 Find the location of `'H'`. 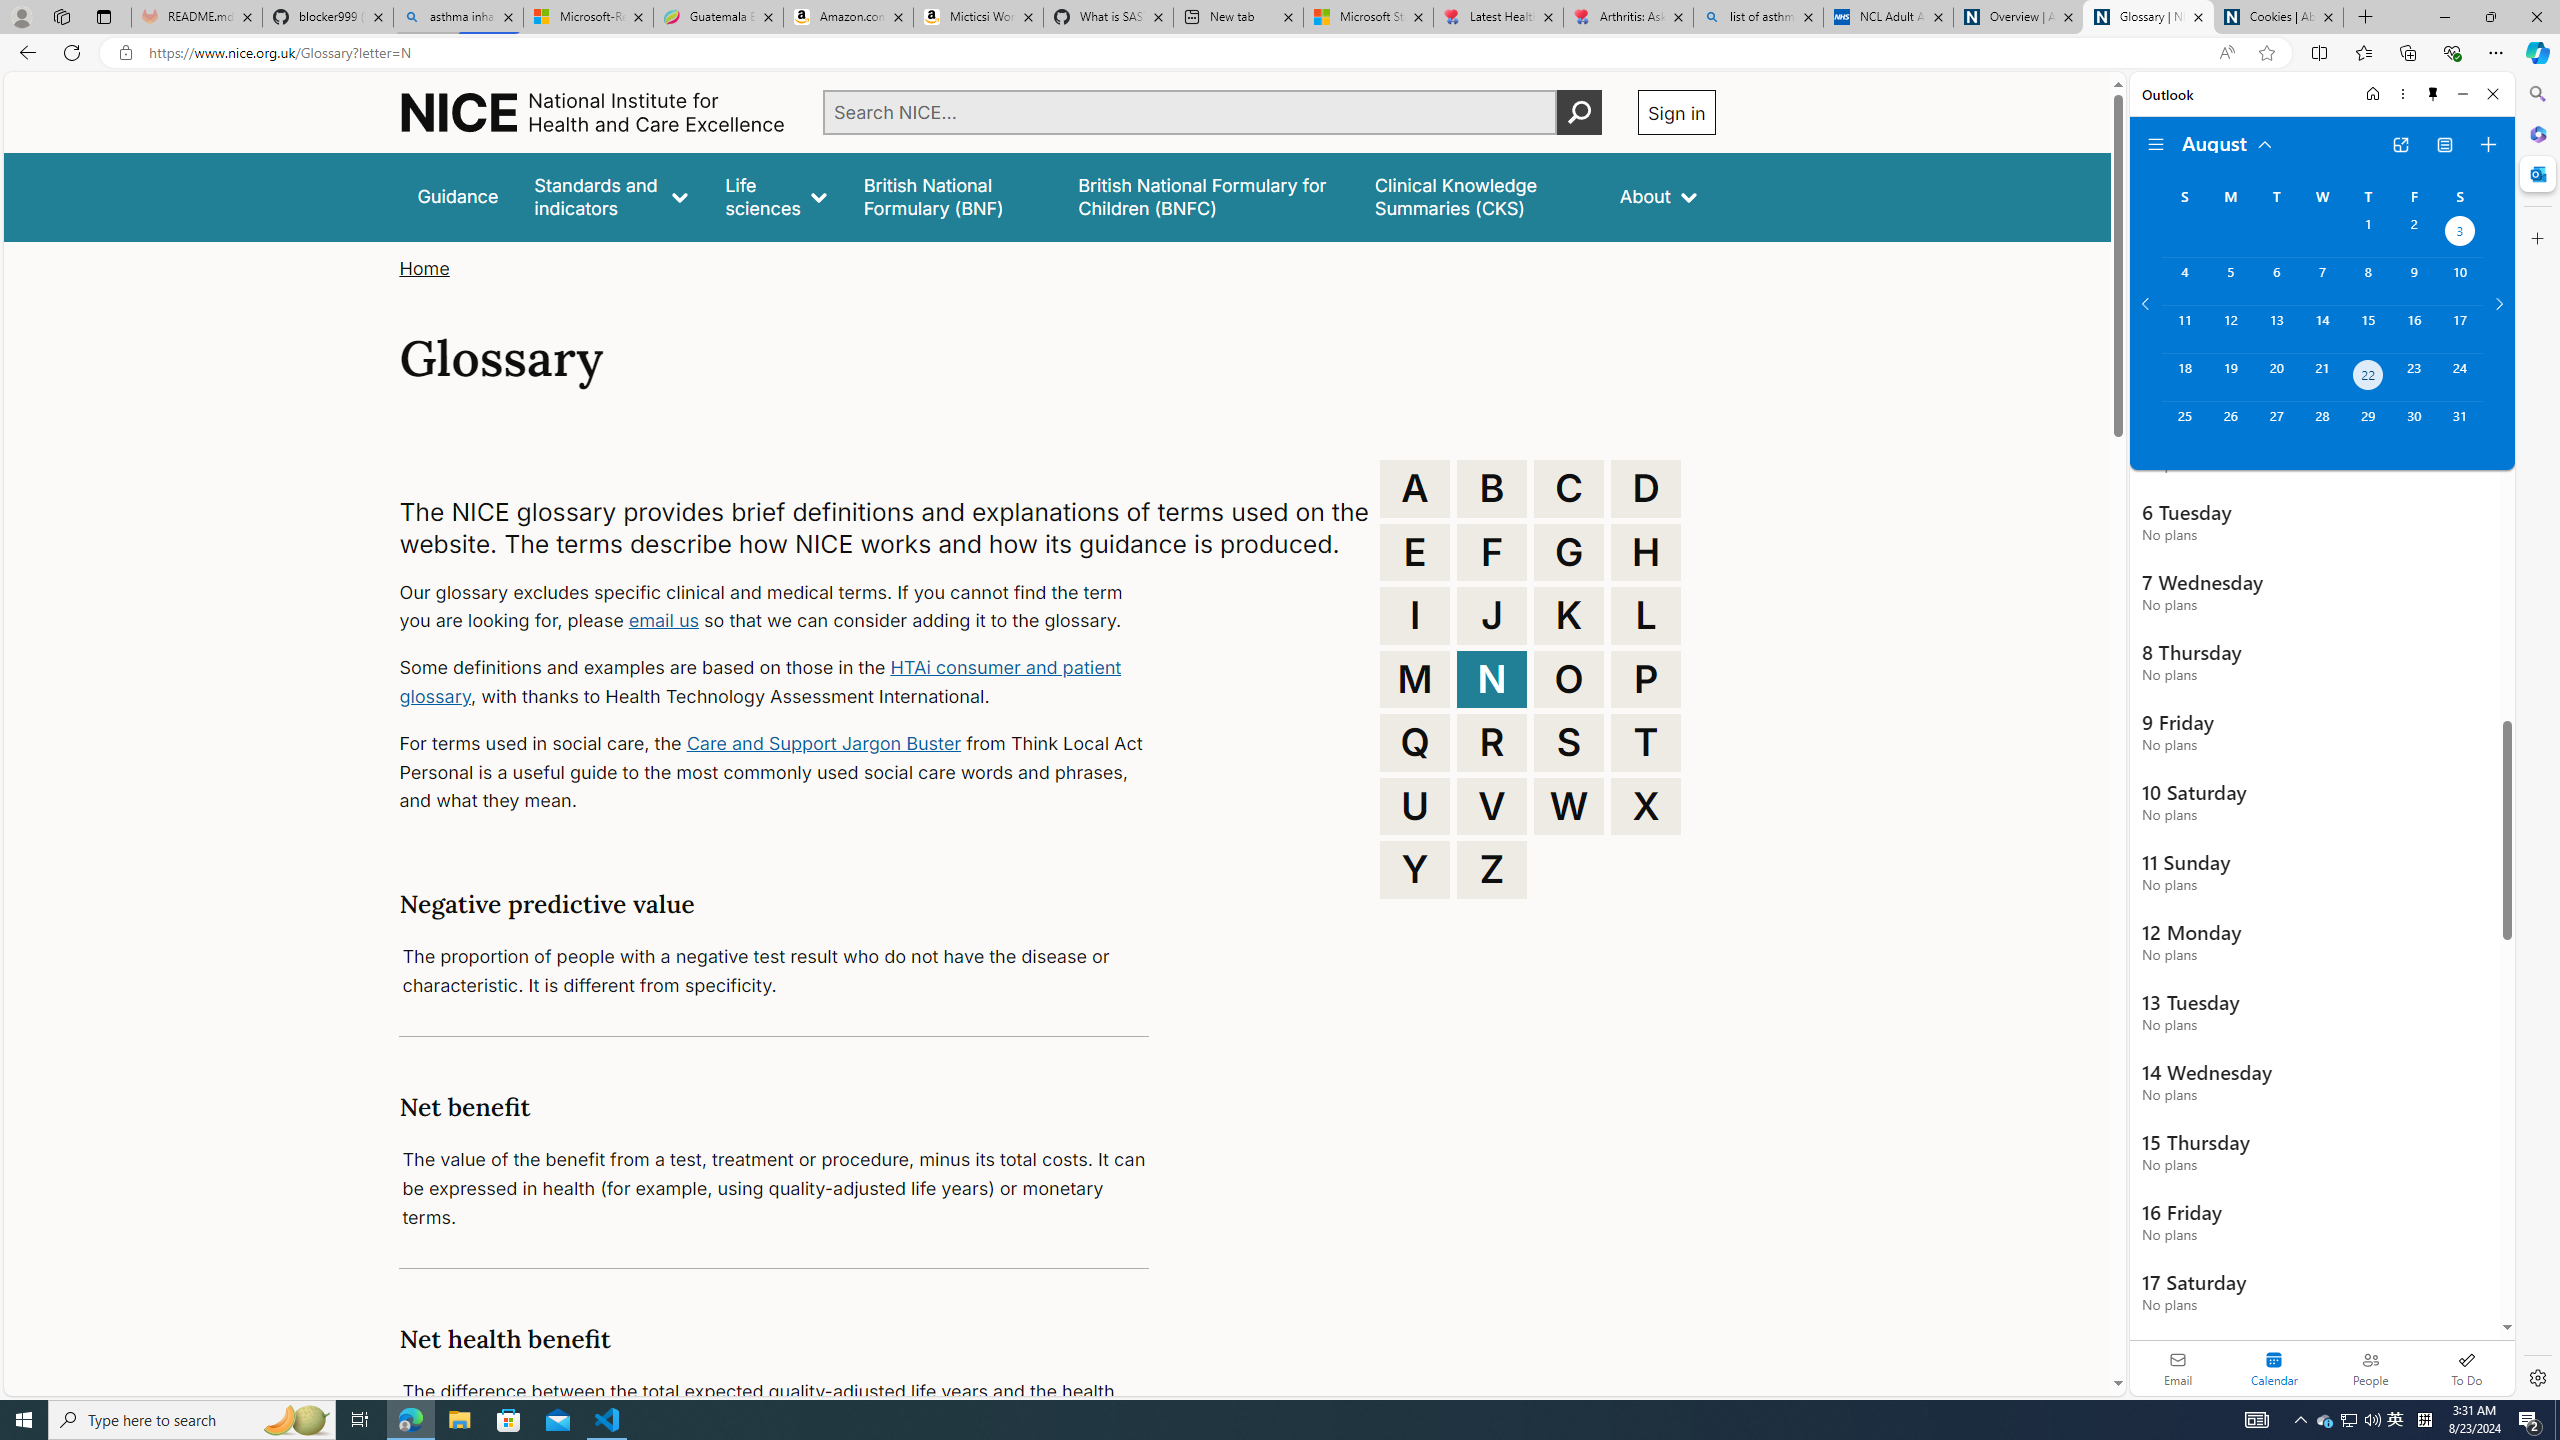

'H' is located at coordinates (1646, 551).